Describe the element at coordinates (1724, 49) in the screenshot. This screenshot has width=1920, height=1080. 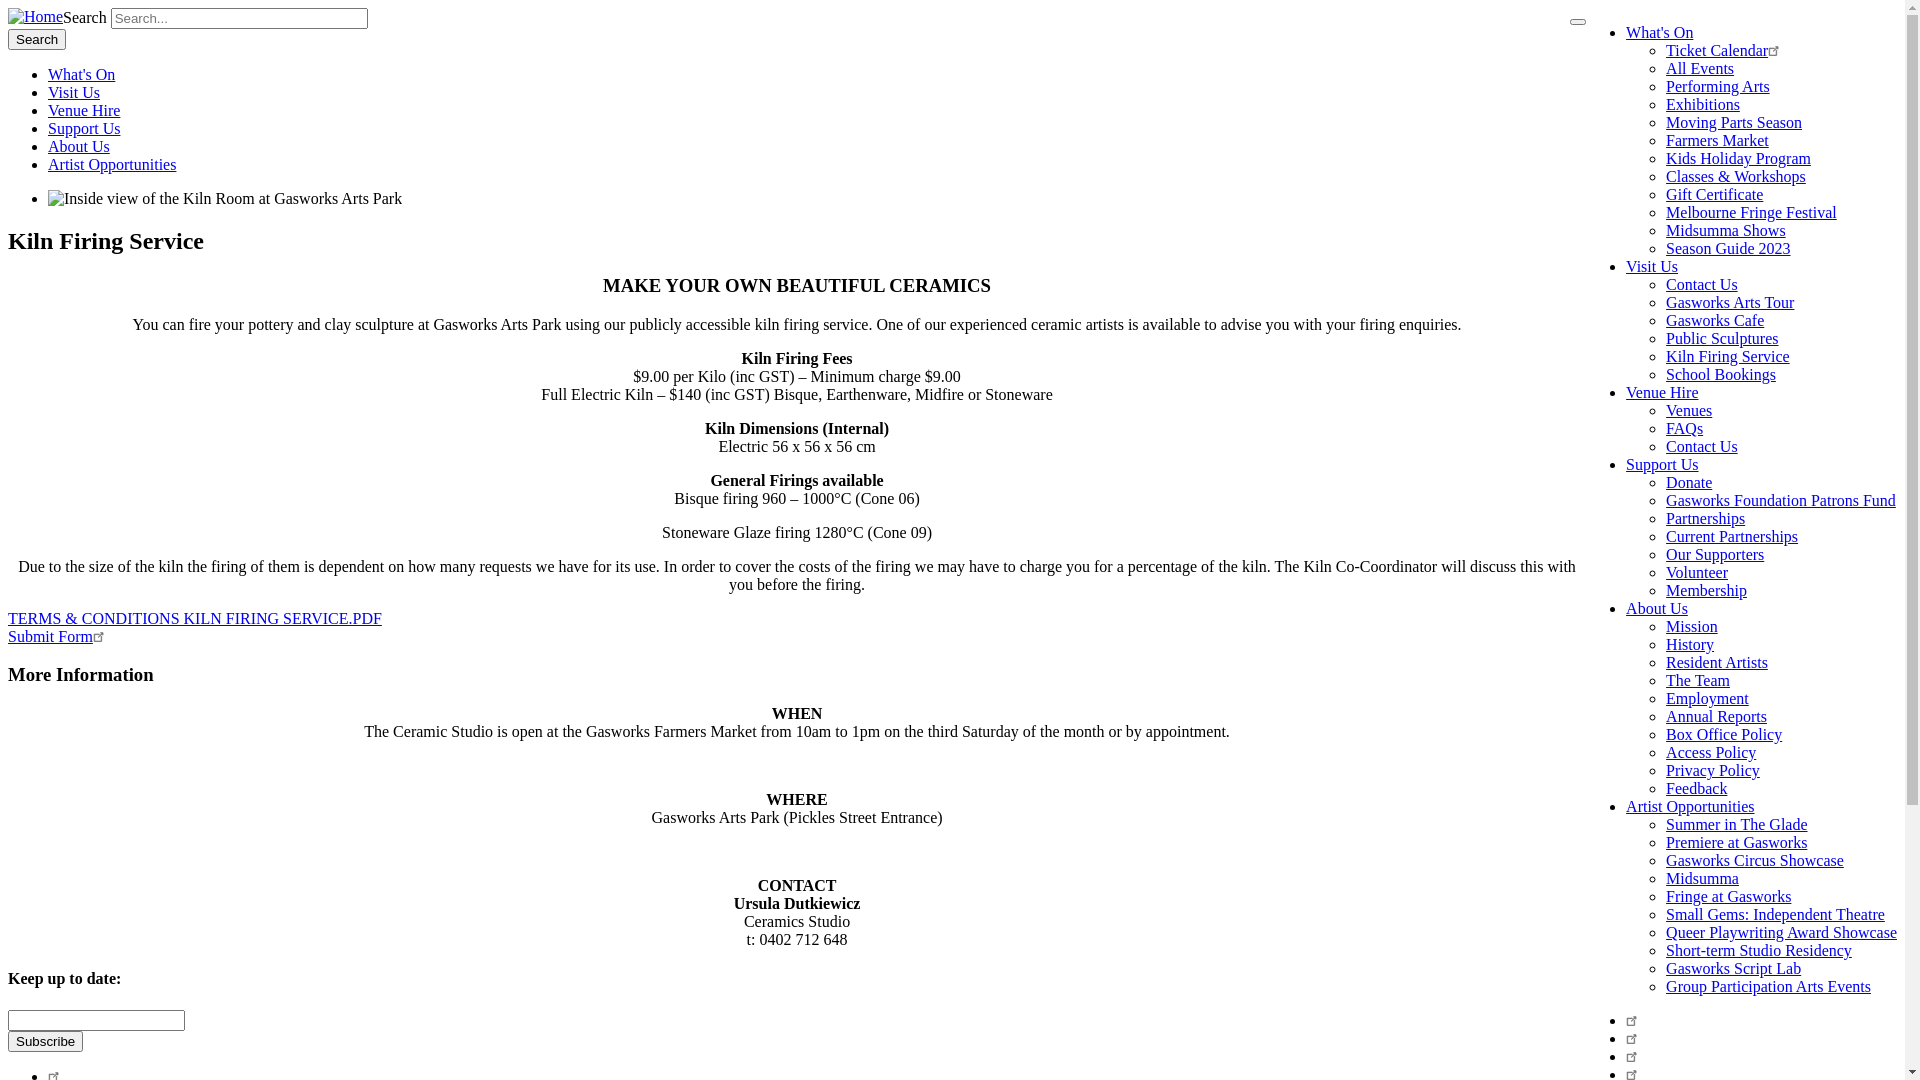
I see `'Ticket Calendar(link is external)'` at that location.